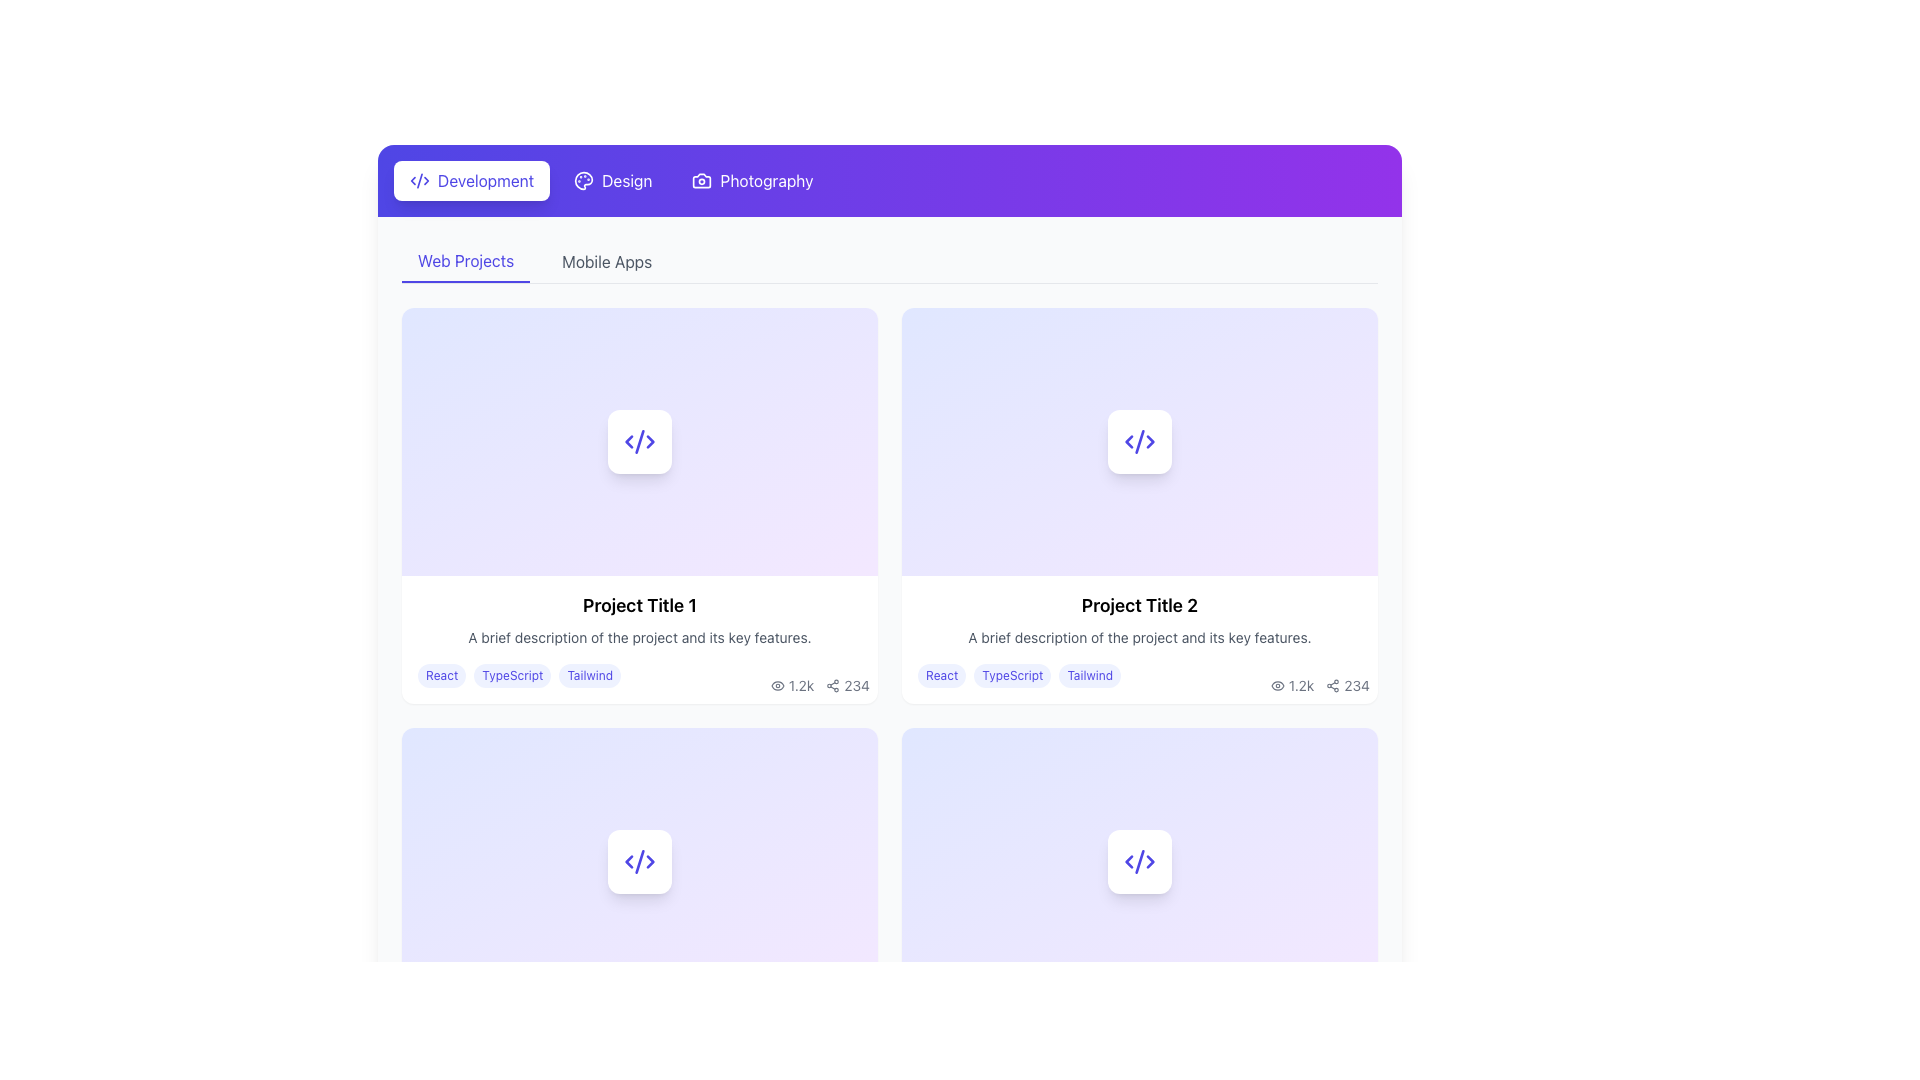  Describe the element at coordinates (1140, 637) in the screenshot. I see `the descriptive text block located beneath the 'Project Title 2' heading in the second project card of the Web Projects tab` at that location.